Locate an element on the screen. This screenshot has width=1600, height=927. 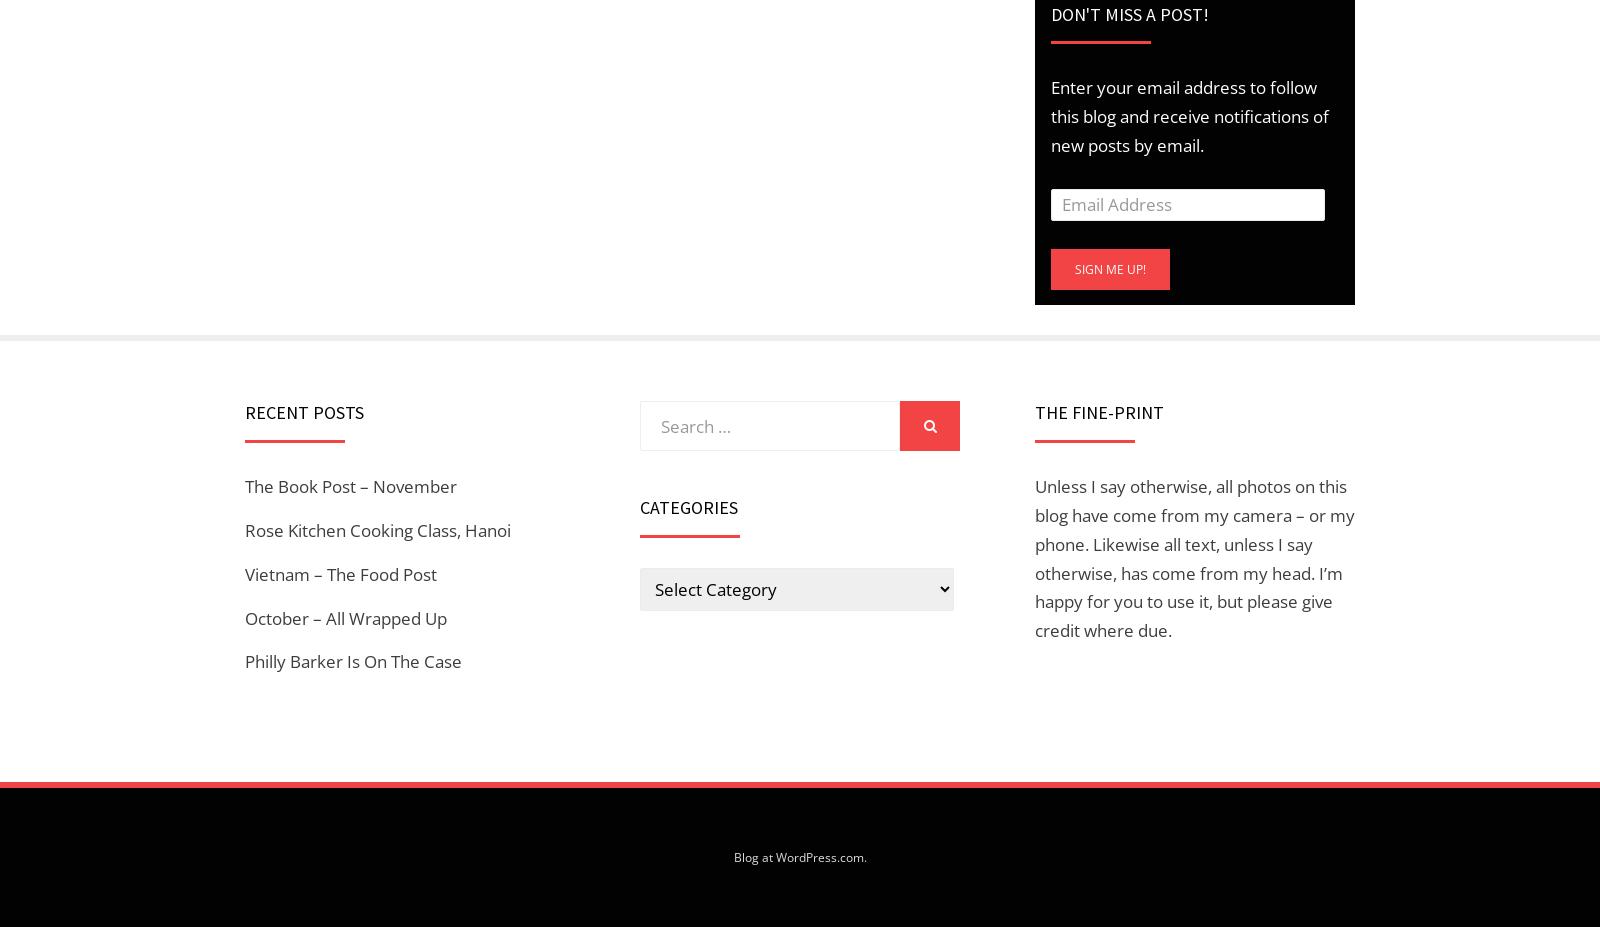
'Blog at WordPress.com.' is located at coordinates (799, 857).